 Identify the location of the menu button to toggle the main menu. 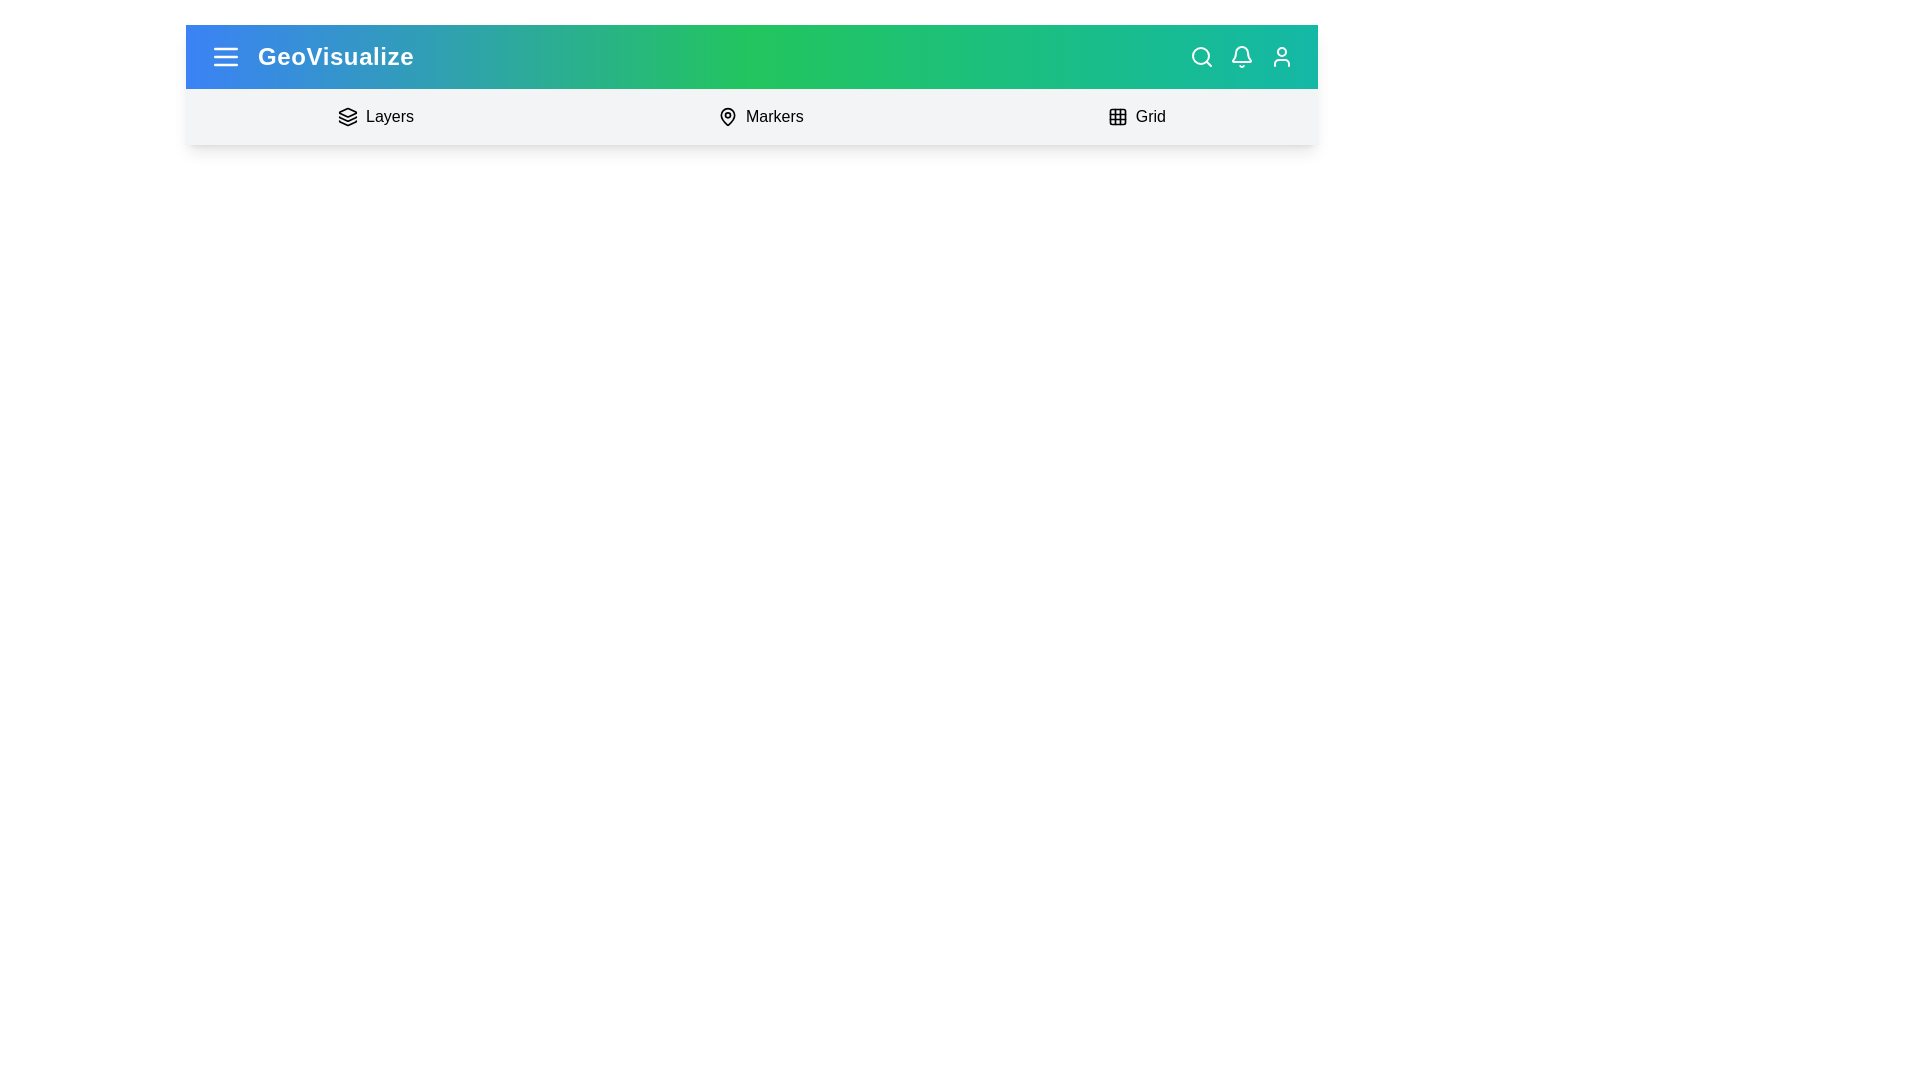
(225, 56).